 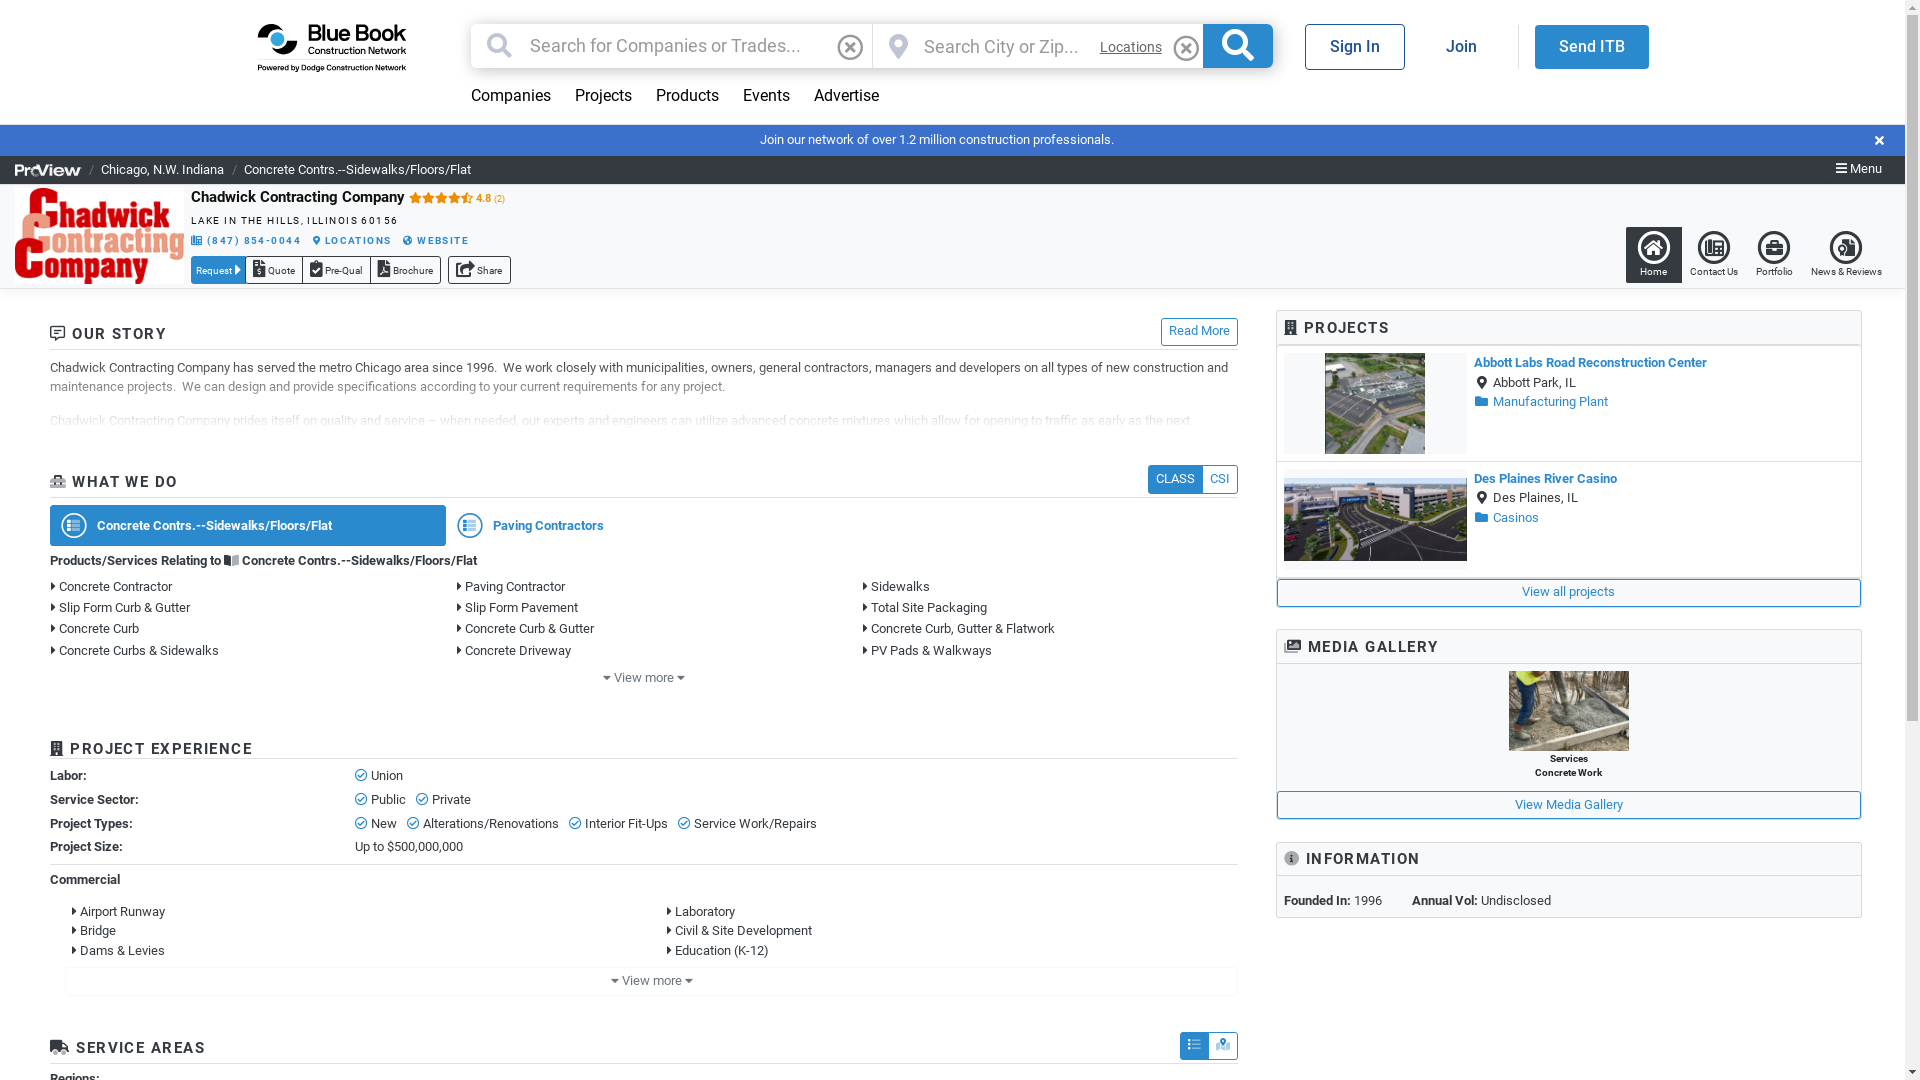 I want to click on 'Products', so click(x=687, y=96).